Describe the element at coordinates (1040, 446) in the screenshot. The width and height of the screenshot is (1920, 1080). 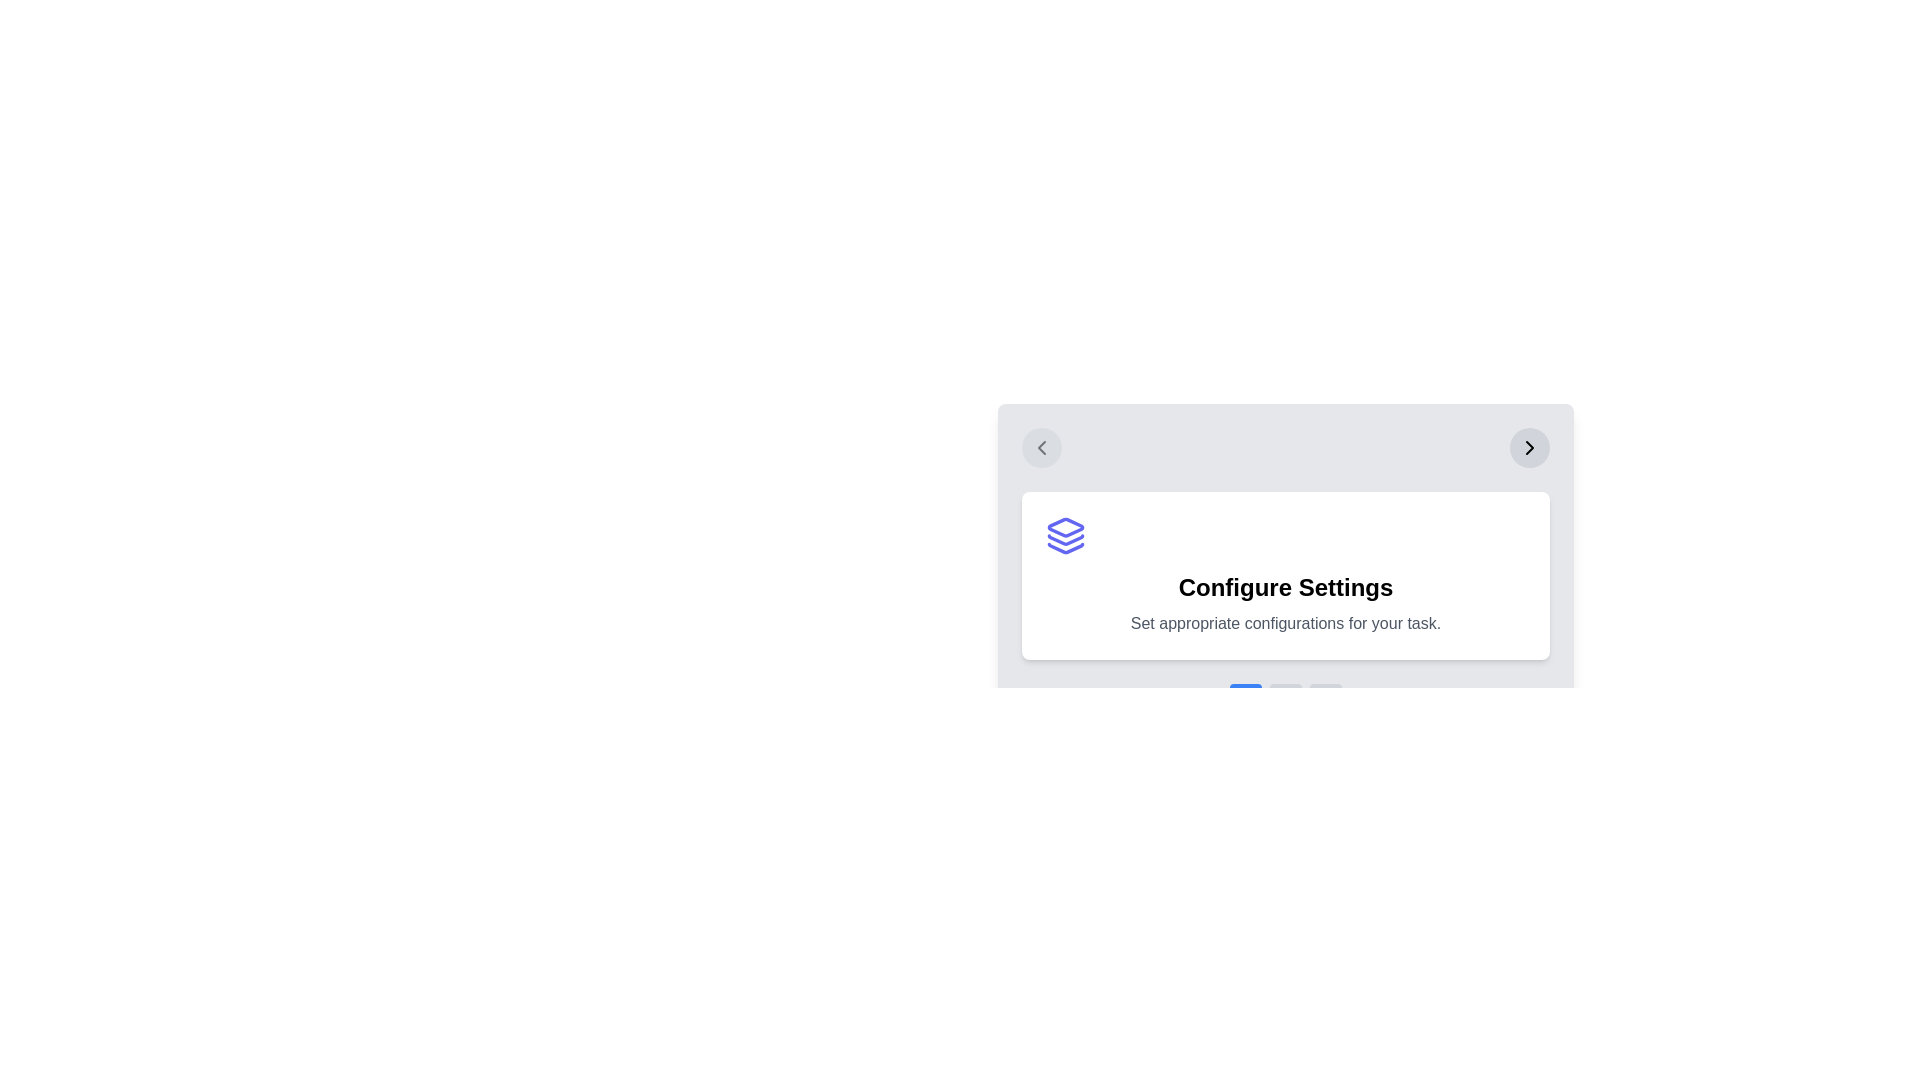
I see `left arrow button to navigate to the previous step` at that location.